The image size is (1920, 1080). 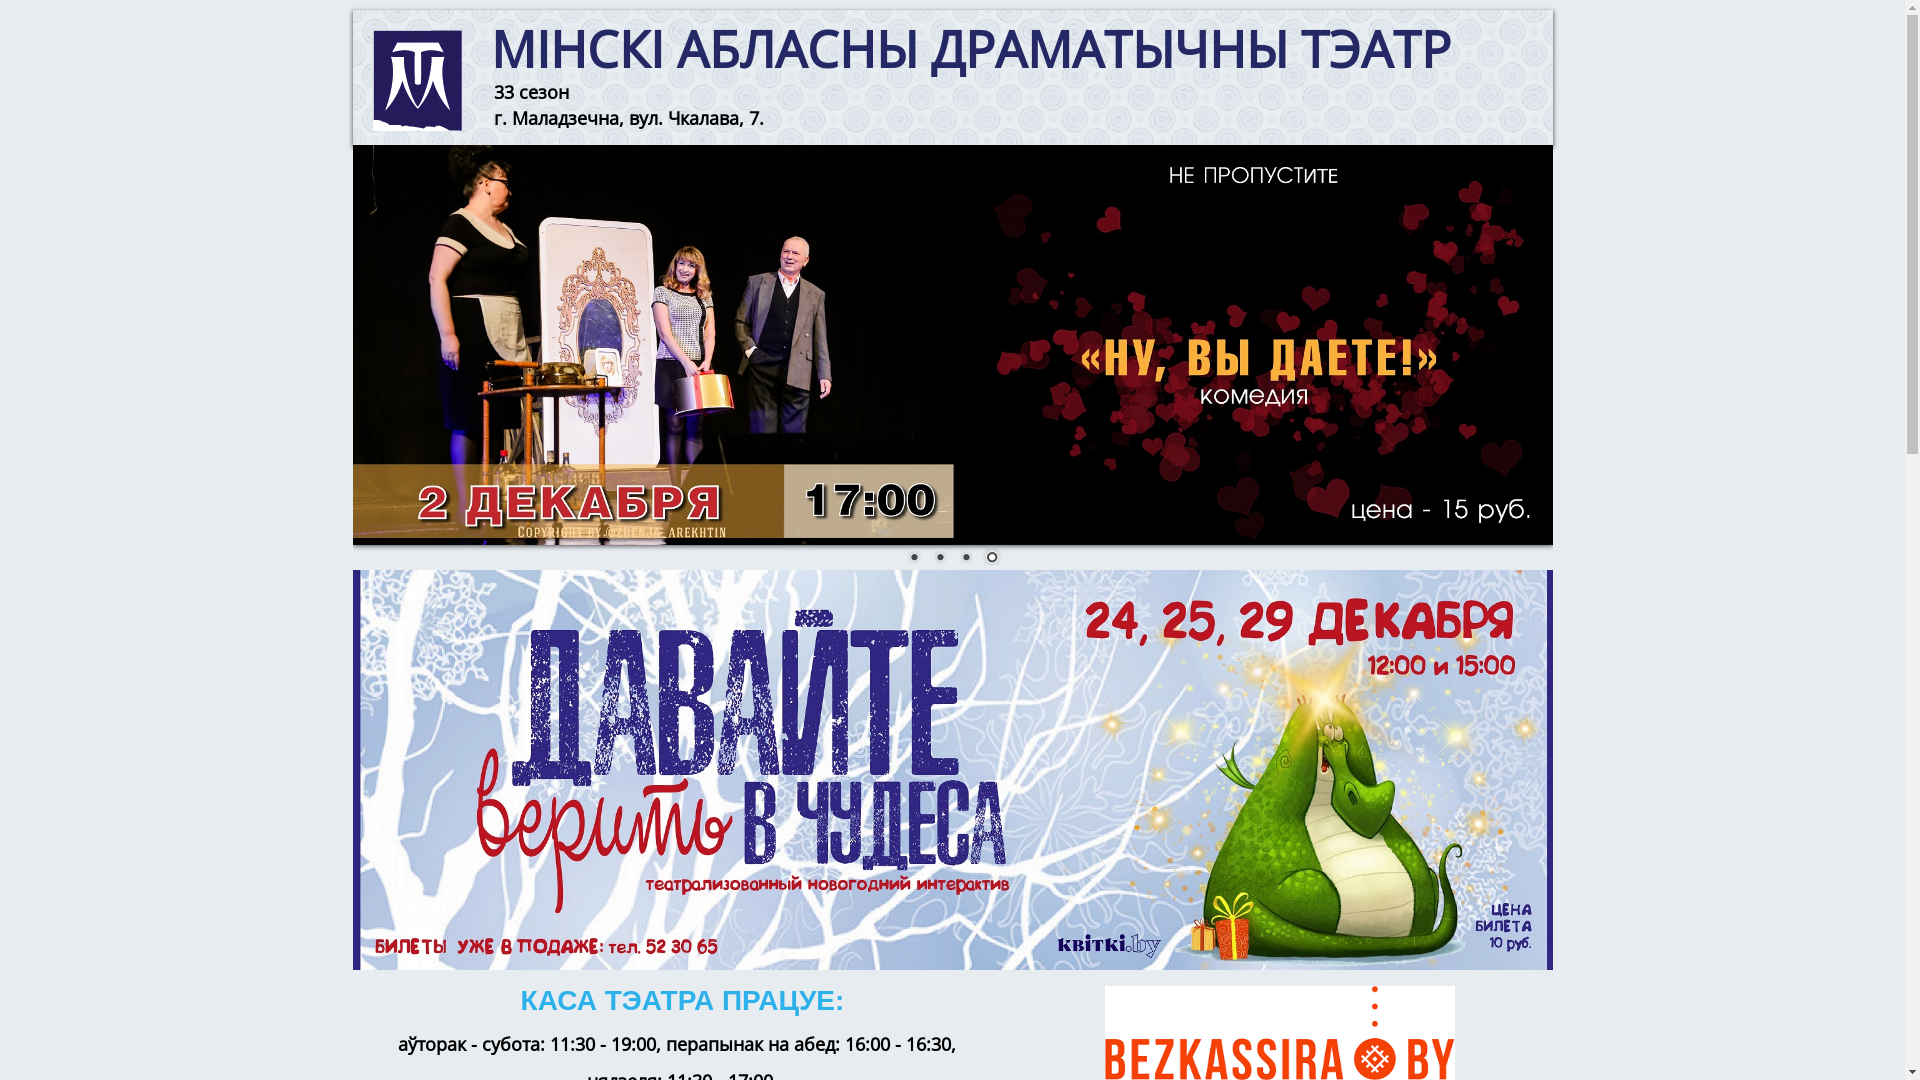 I want to click on '1', so click(x=911, y=559).